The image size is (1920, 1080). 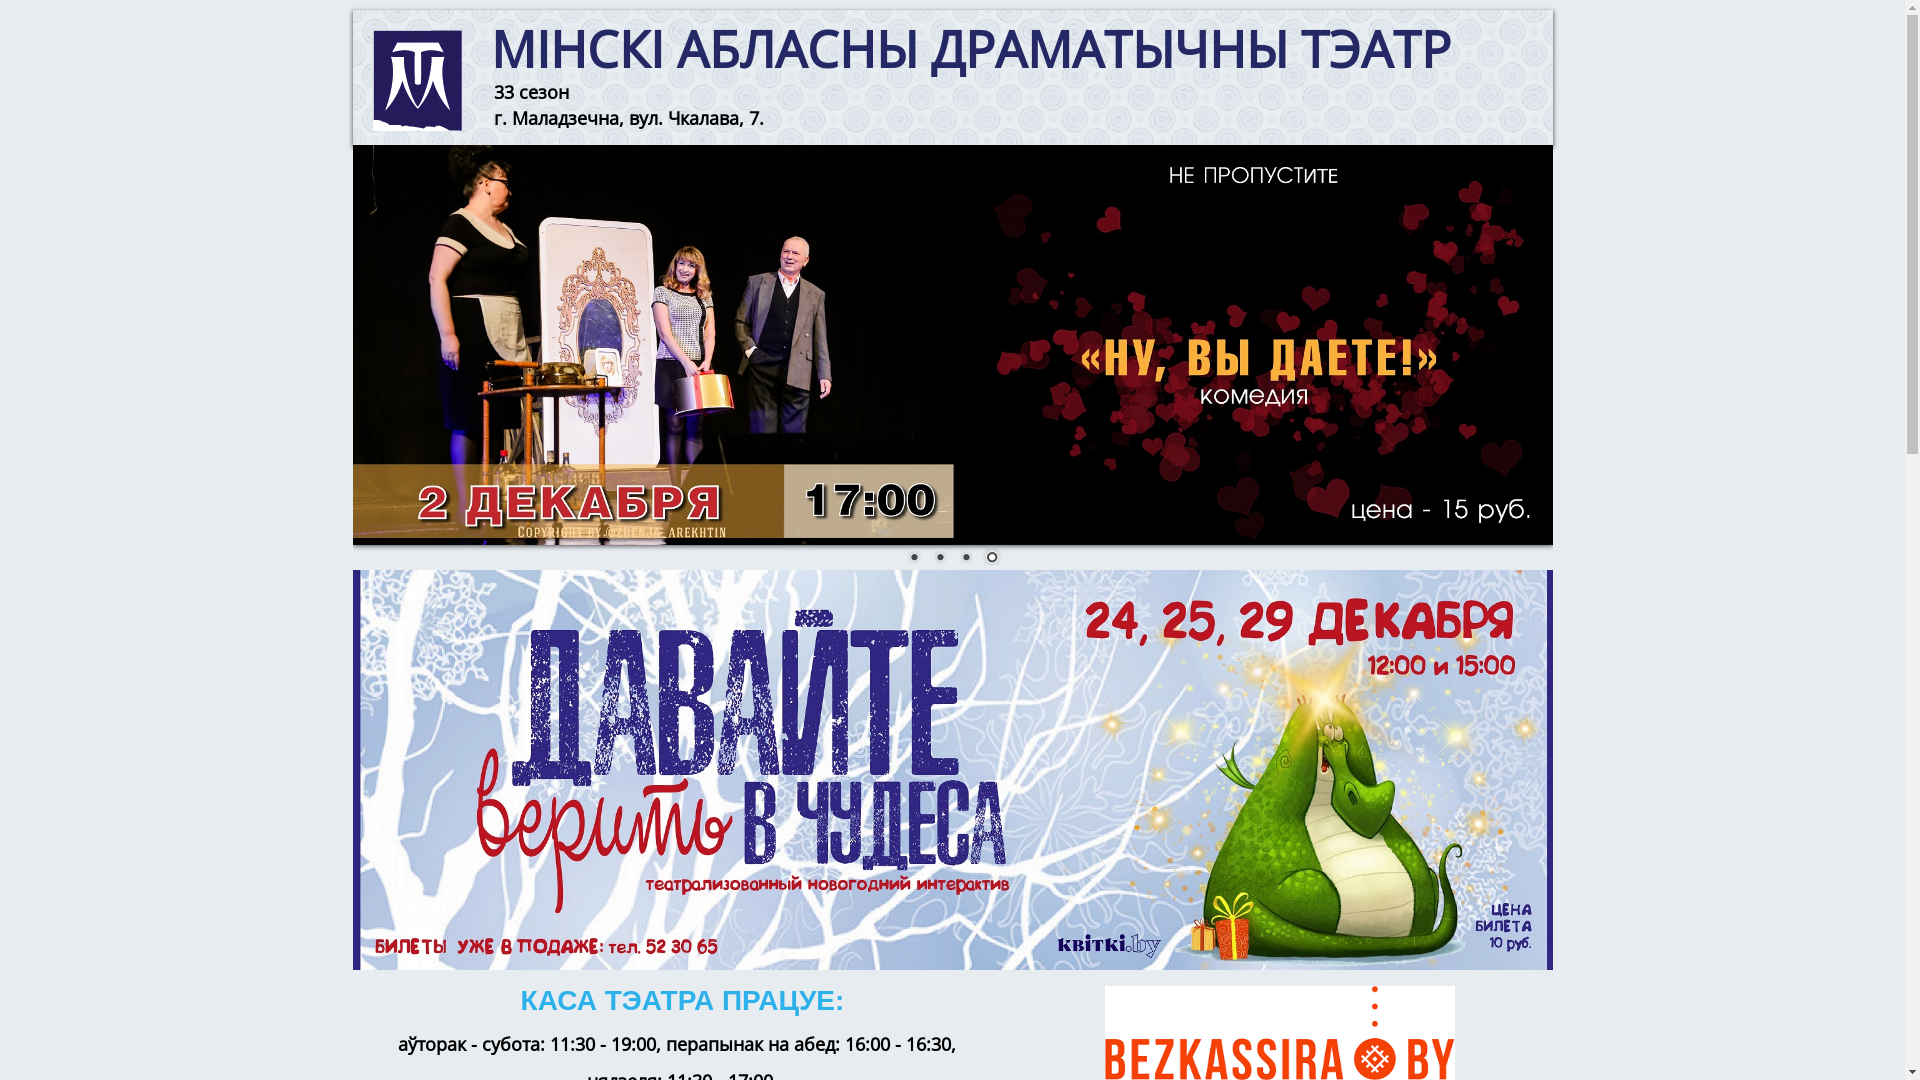 I want to click on '1', so click(x=911, y=559).